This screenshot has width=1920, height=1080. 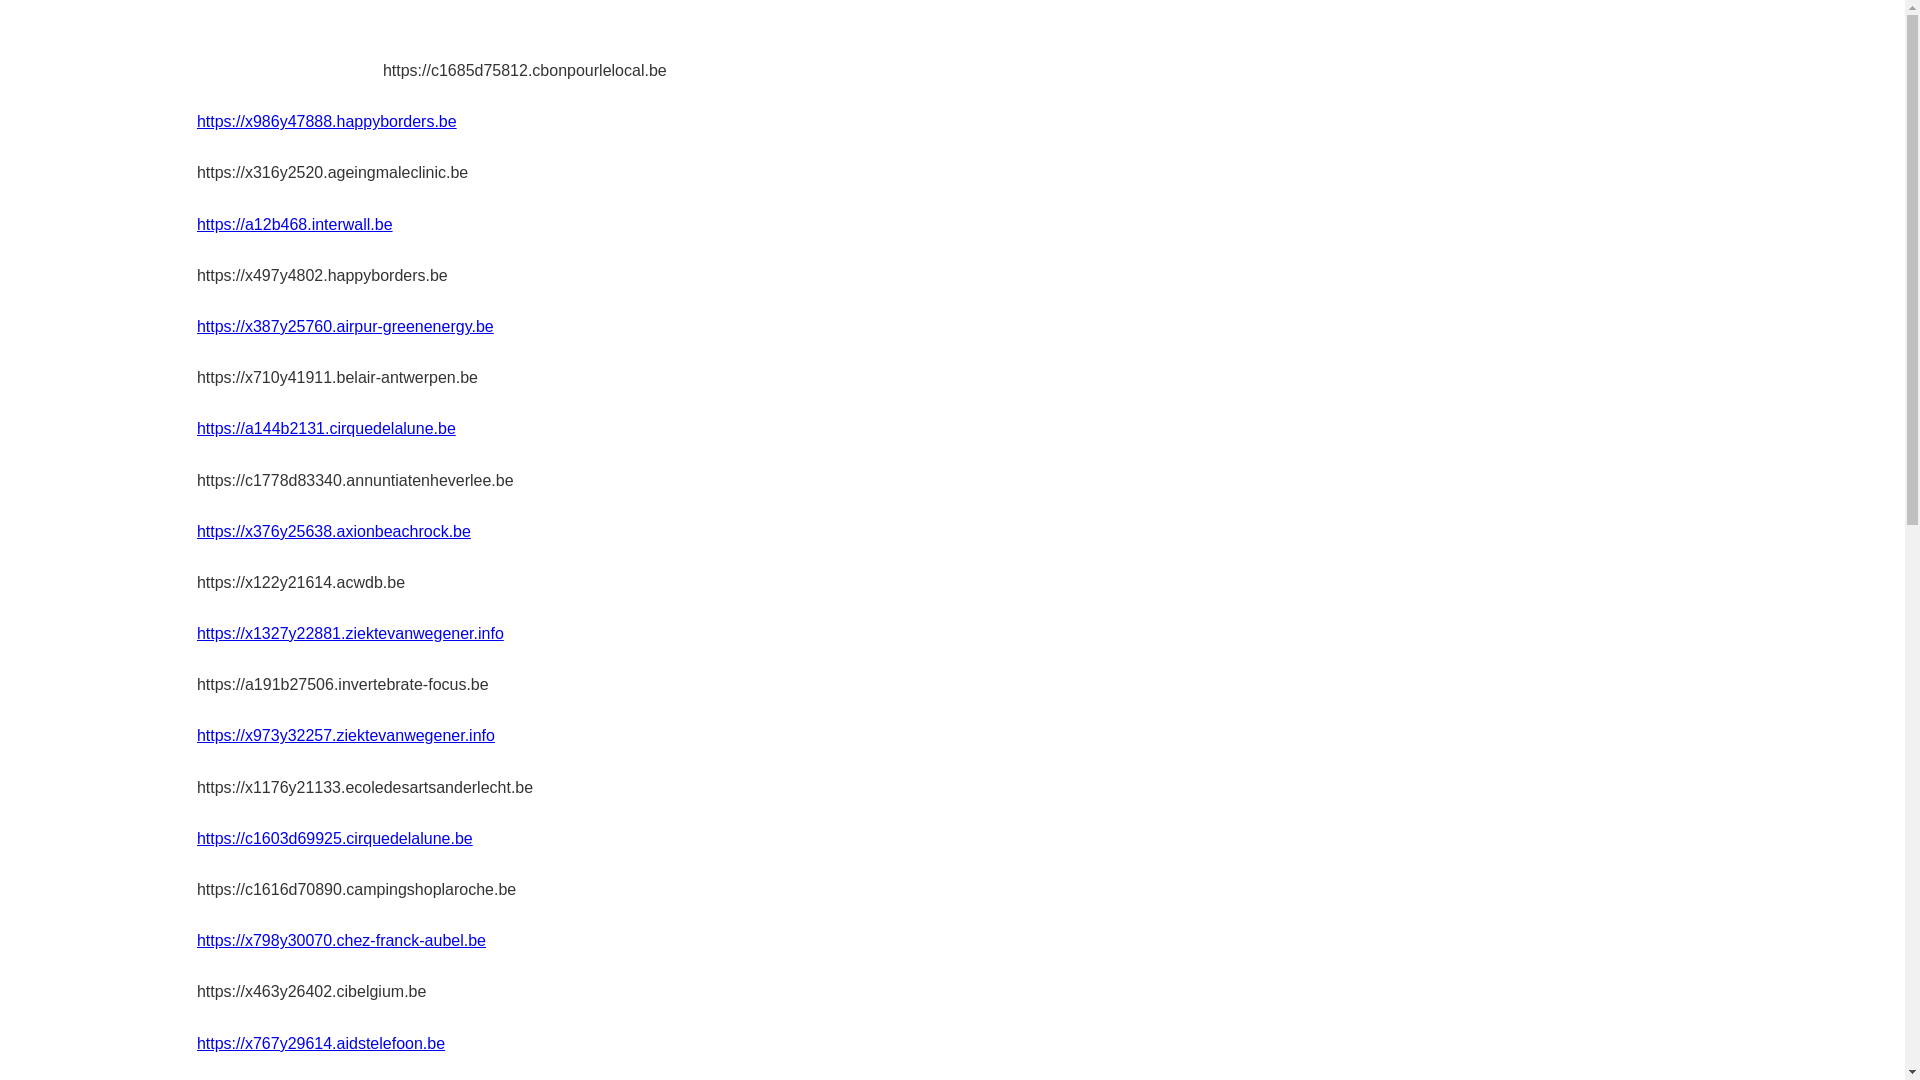 I want to click on 'https://x376y25638.axionbeachrock.be', so click(x=334, y=530).